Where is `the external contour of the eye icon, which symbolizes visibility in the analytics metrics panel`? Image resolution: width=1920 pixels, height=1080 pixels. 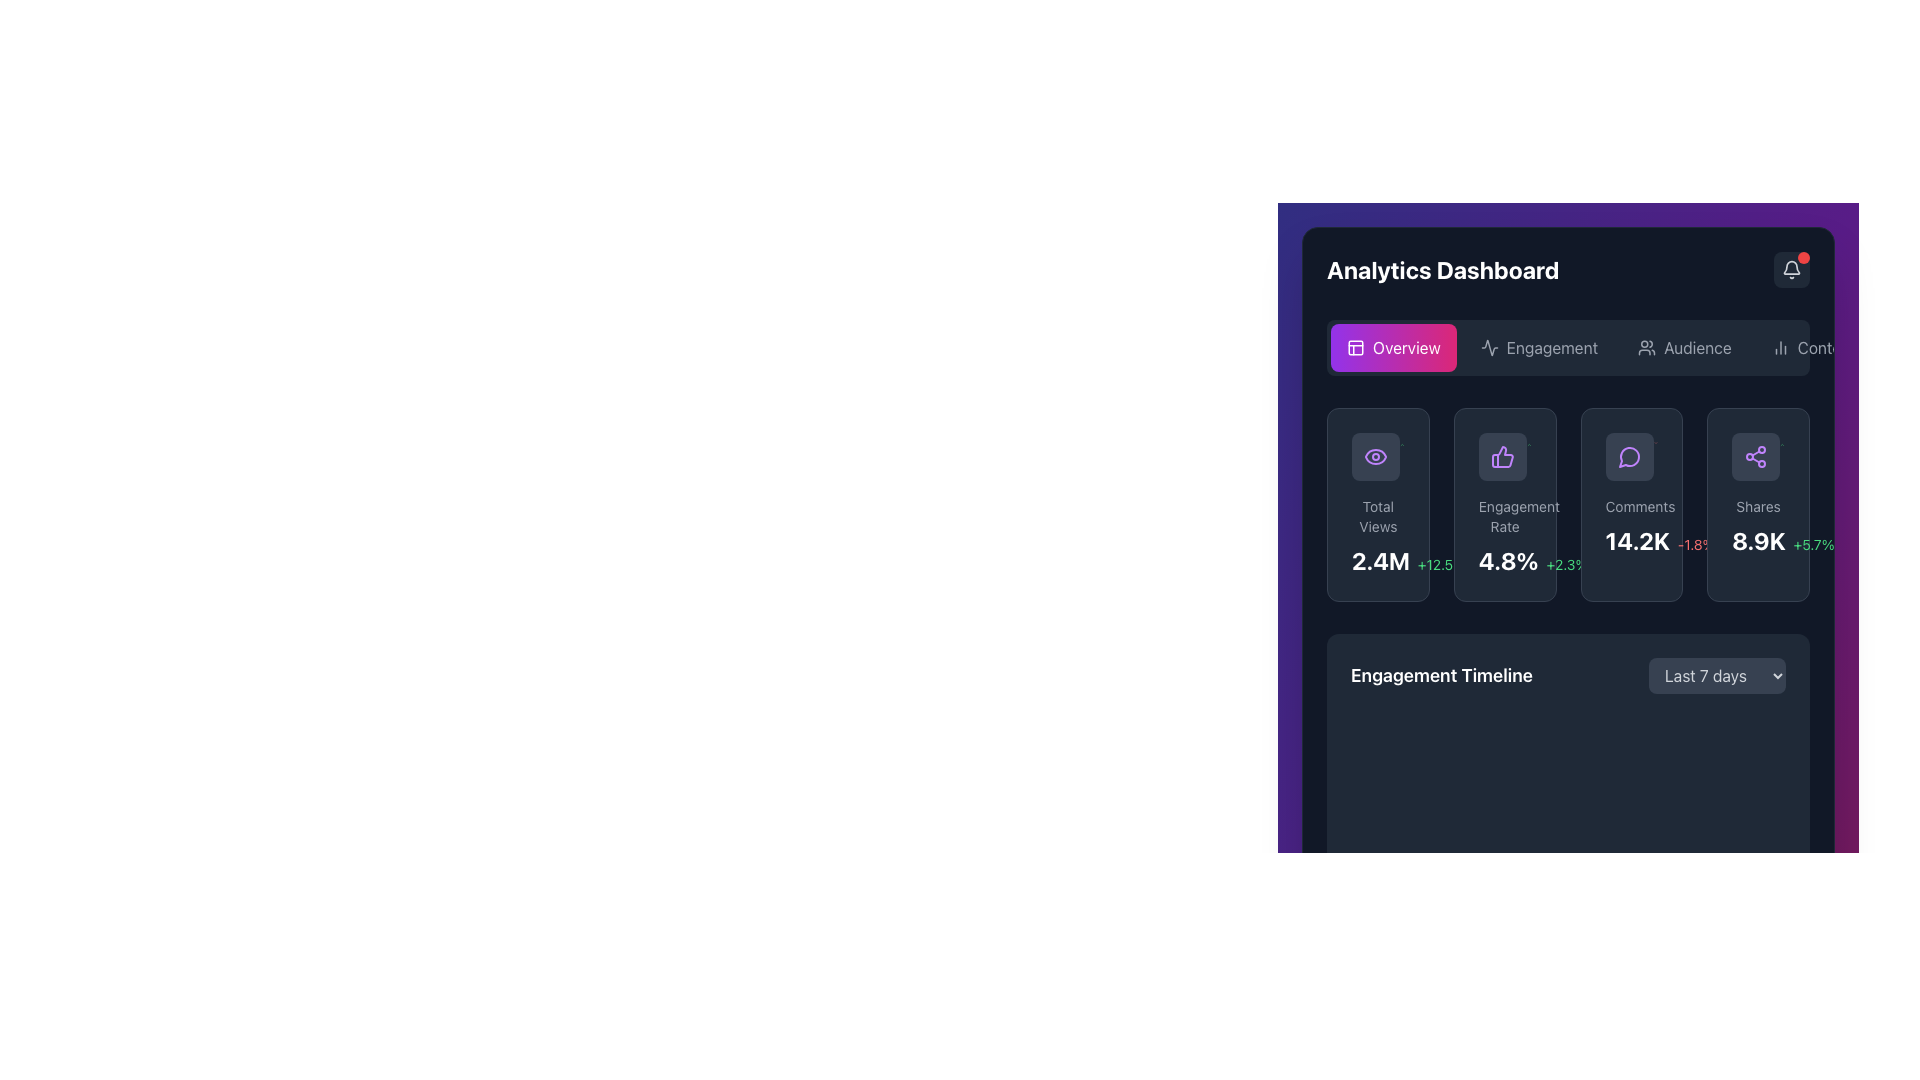 the external contour of the eye icon, which symbolizes visibility in the analytics metrics panel is located at coordinates (1375, 456).